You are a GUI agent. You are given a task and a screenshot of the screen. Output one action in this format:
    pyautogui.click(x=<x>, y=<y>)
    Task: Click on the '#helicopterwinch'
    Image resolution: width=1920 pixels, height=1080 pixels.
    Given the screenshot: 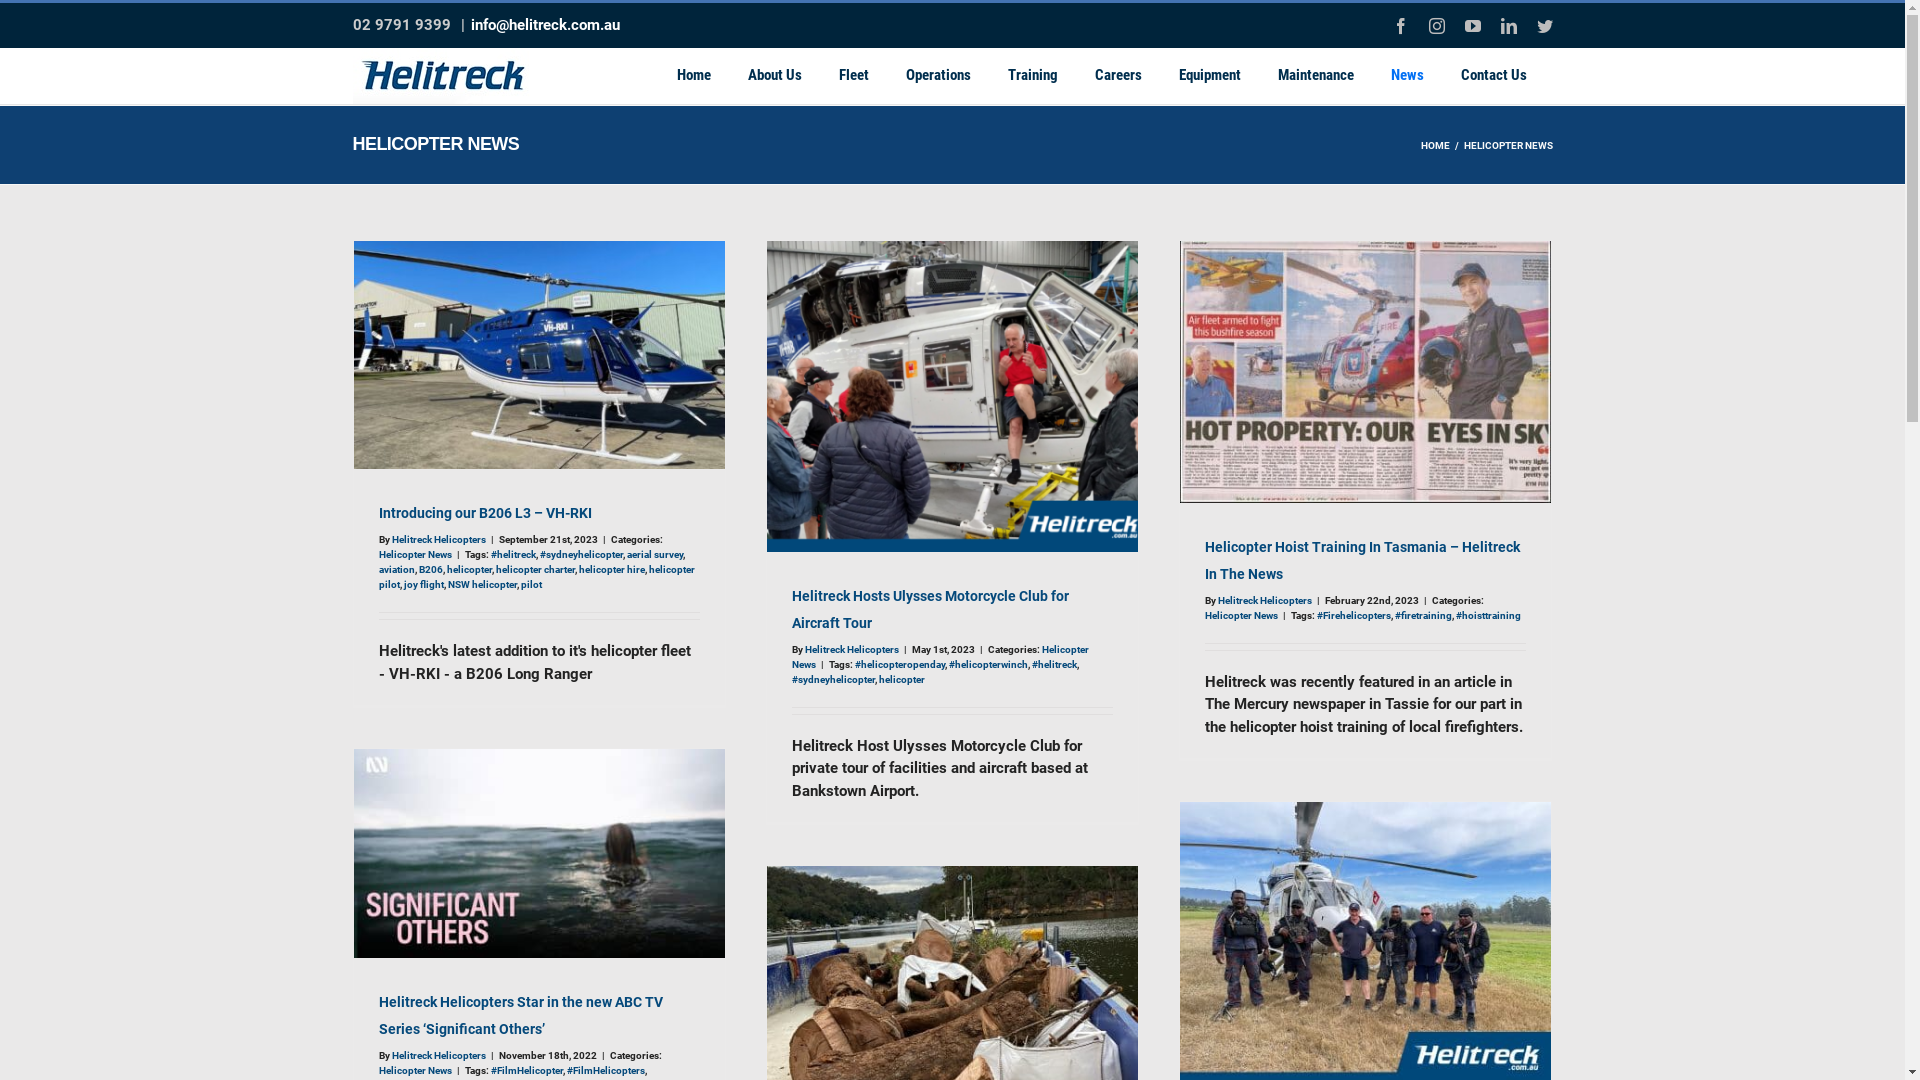 What is the action you would take?
    pyautogui.click(x=987, y=664)
    